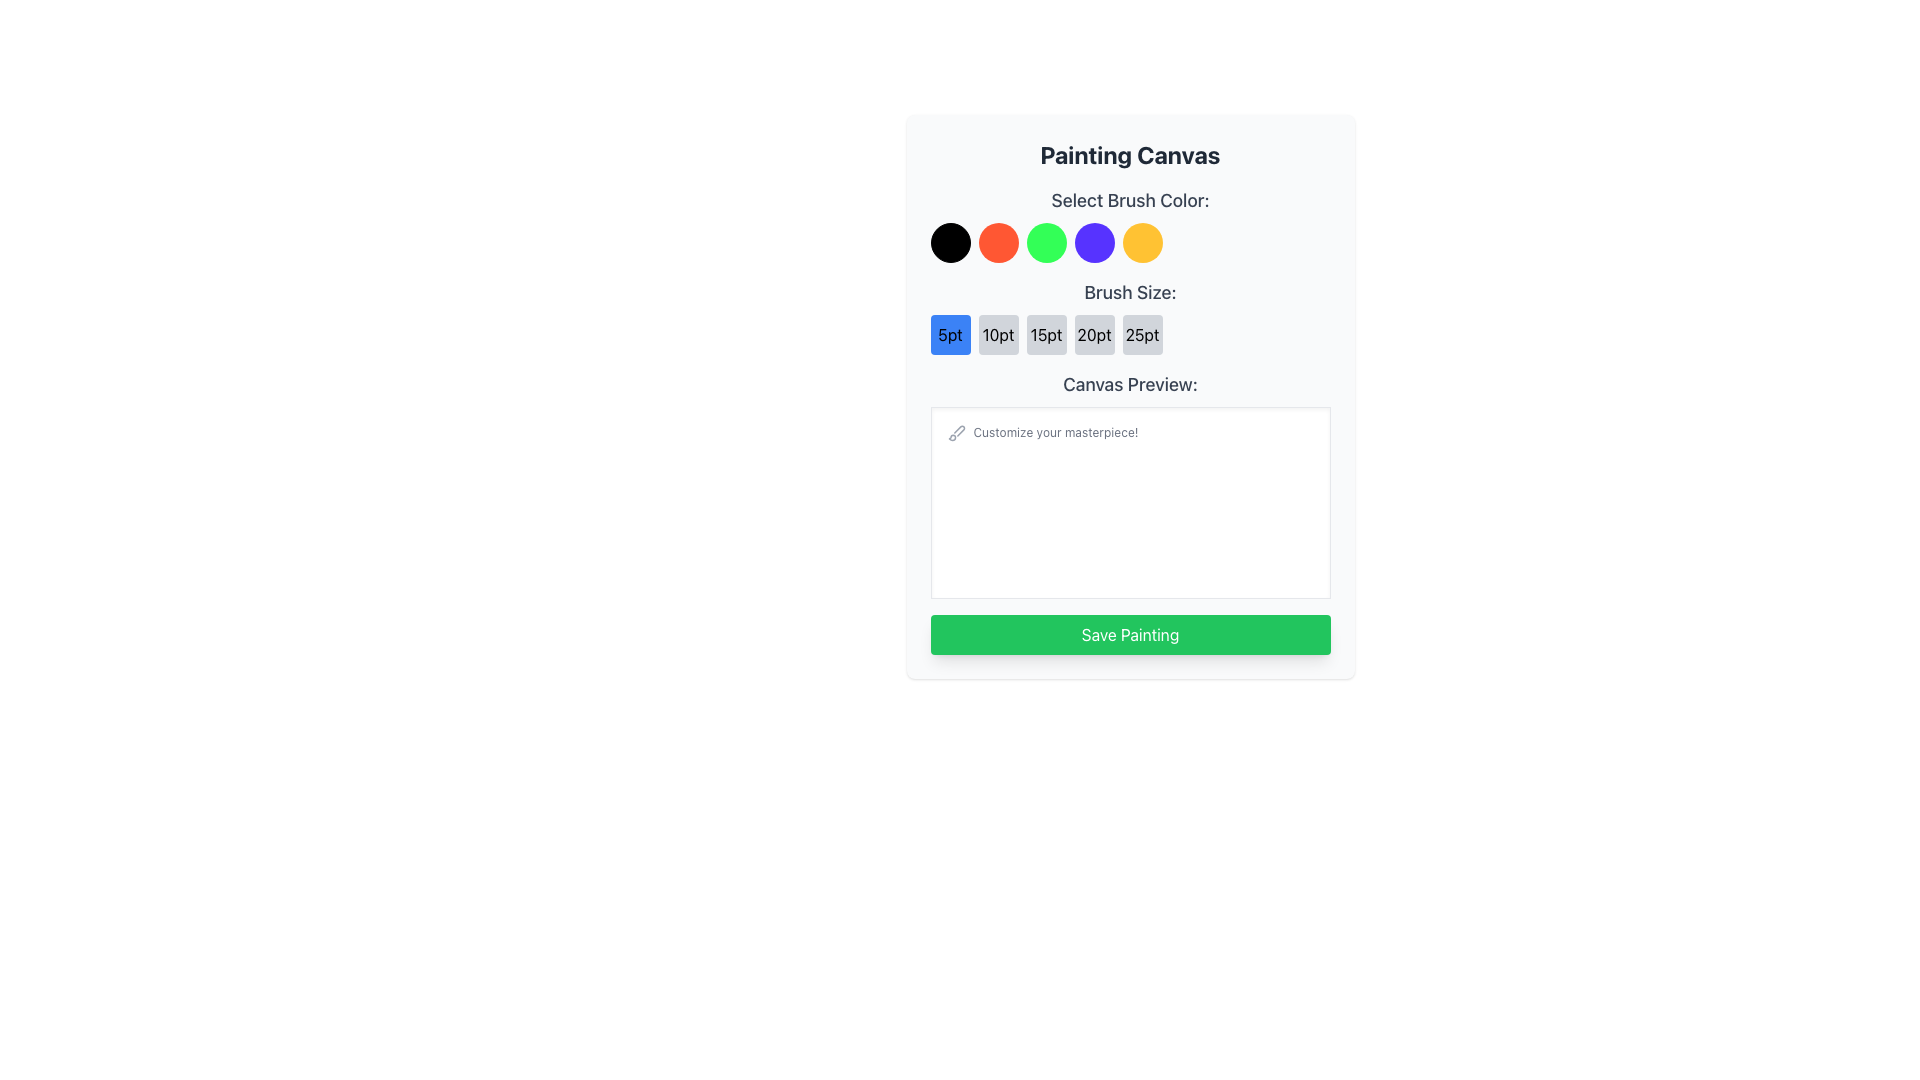 The height and width of the screenshot is (1080, 1920). Describe the element at coordinates (1130, 315) in the screenshot. I see `the group of interactive buttons for selecting brush sizes` at that location.